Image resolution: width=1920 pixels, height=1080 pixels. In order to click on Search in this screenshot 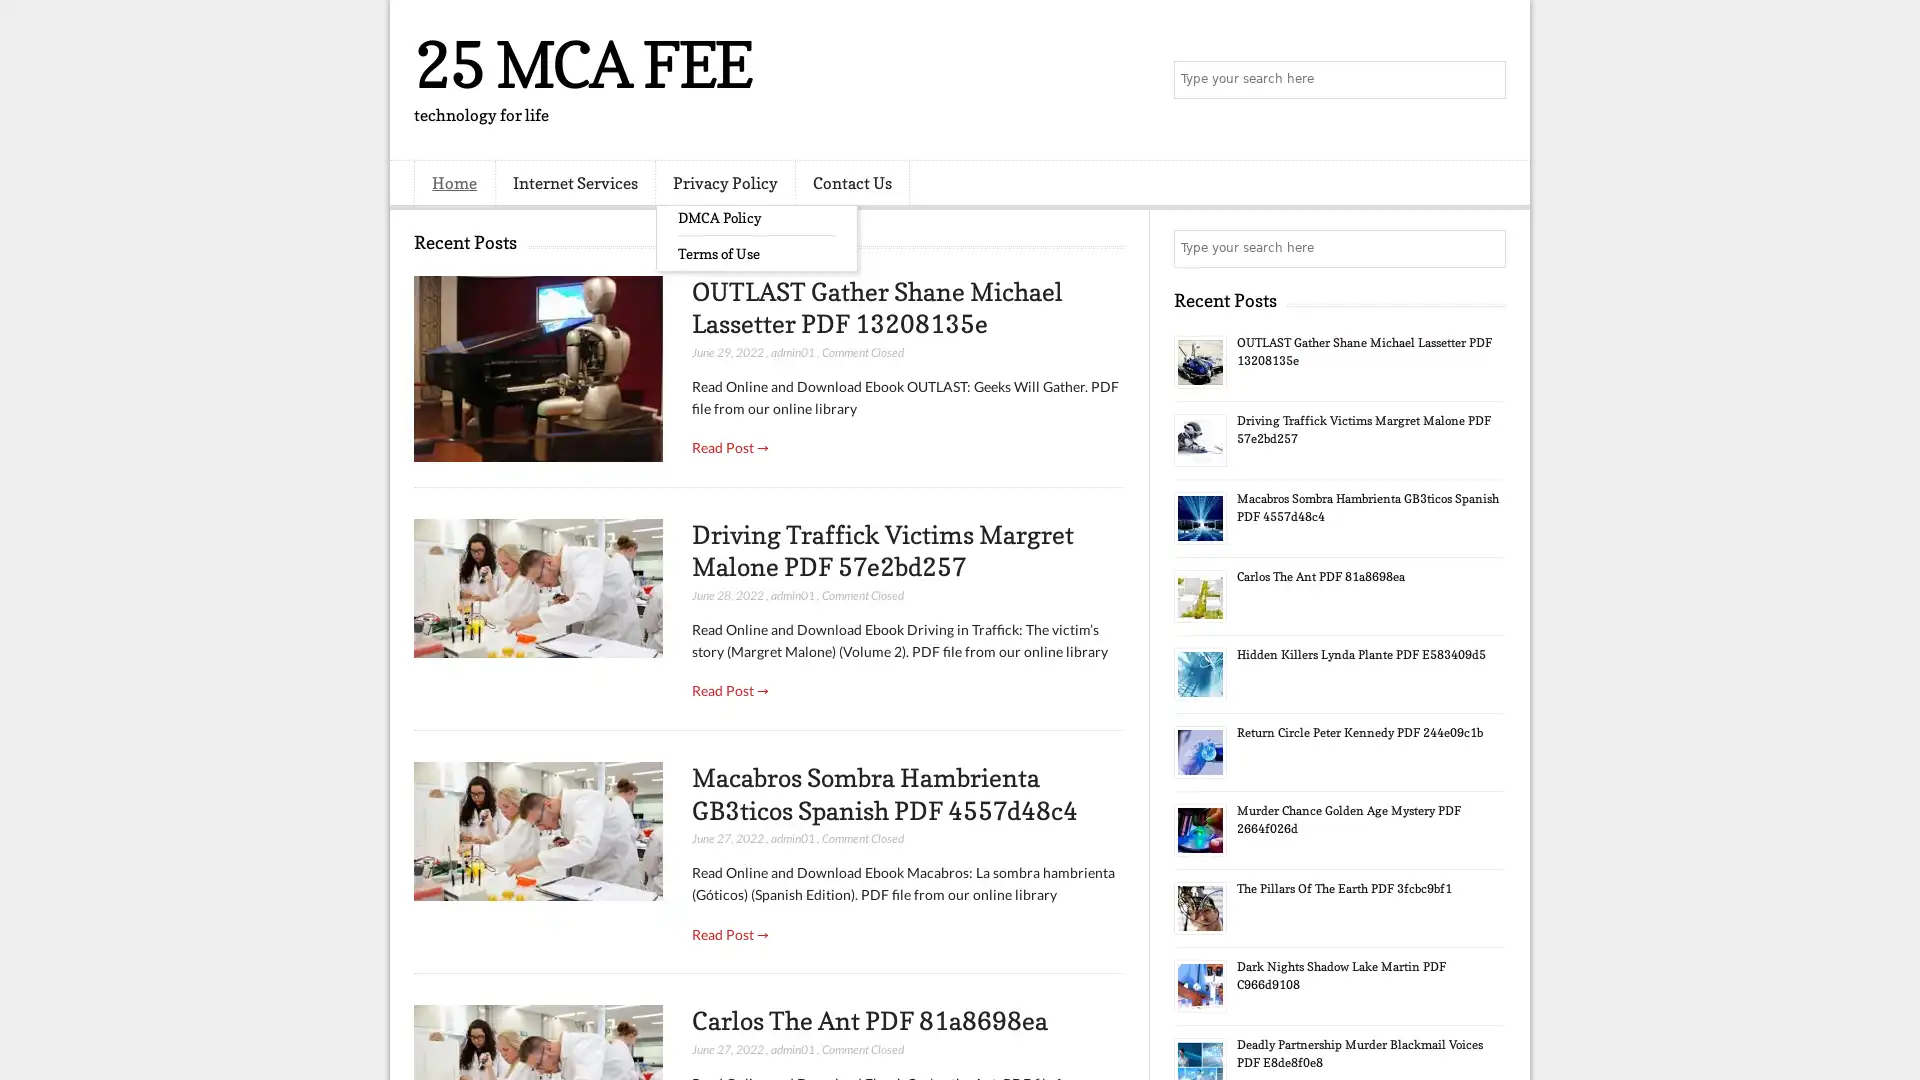, I will do `click(1485, 248)`.